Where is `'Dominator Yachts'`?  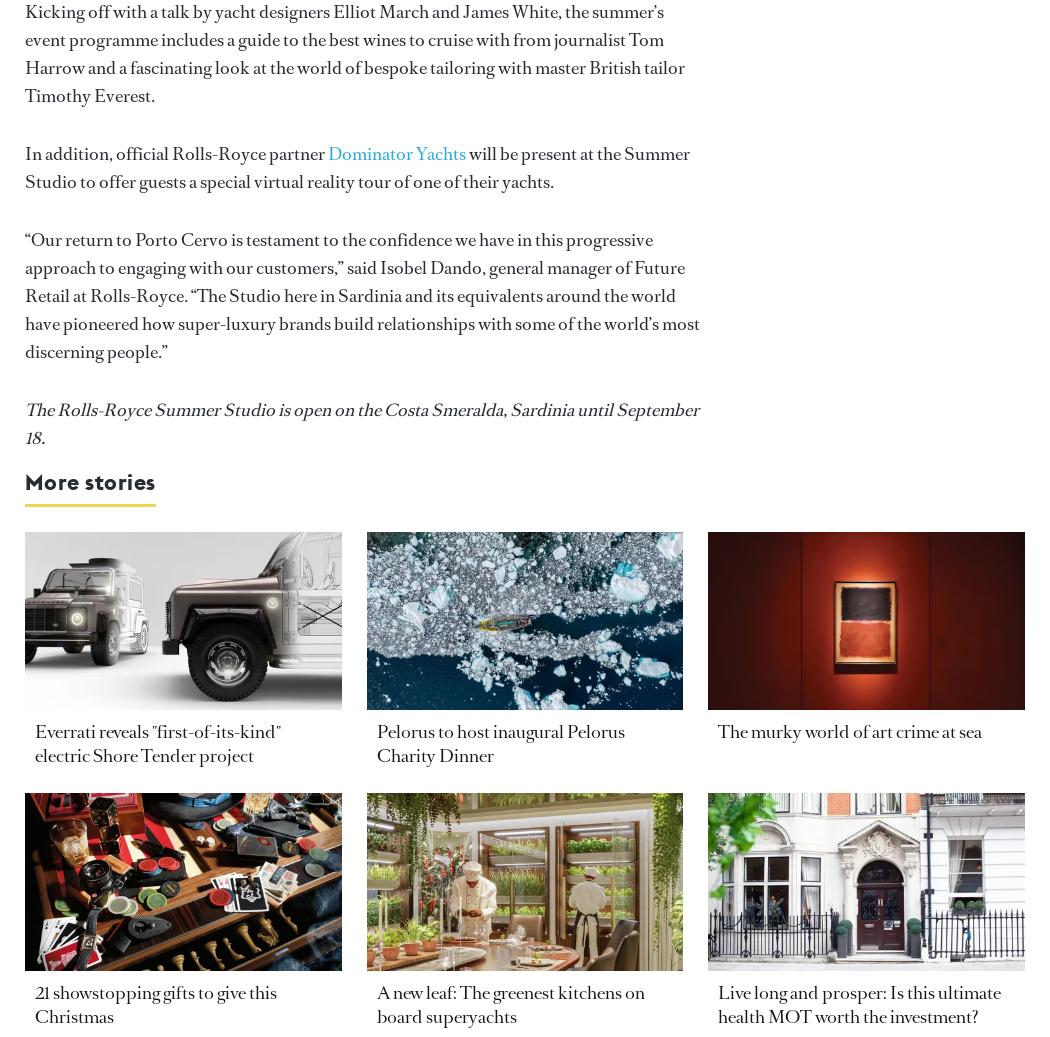 'Dominator Yachts' is located at coordinates (397, 152).